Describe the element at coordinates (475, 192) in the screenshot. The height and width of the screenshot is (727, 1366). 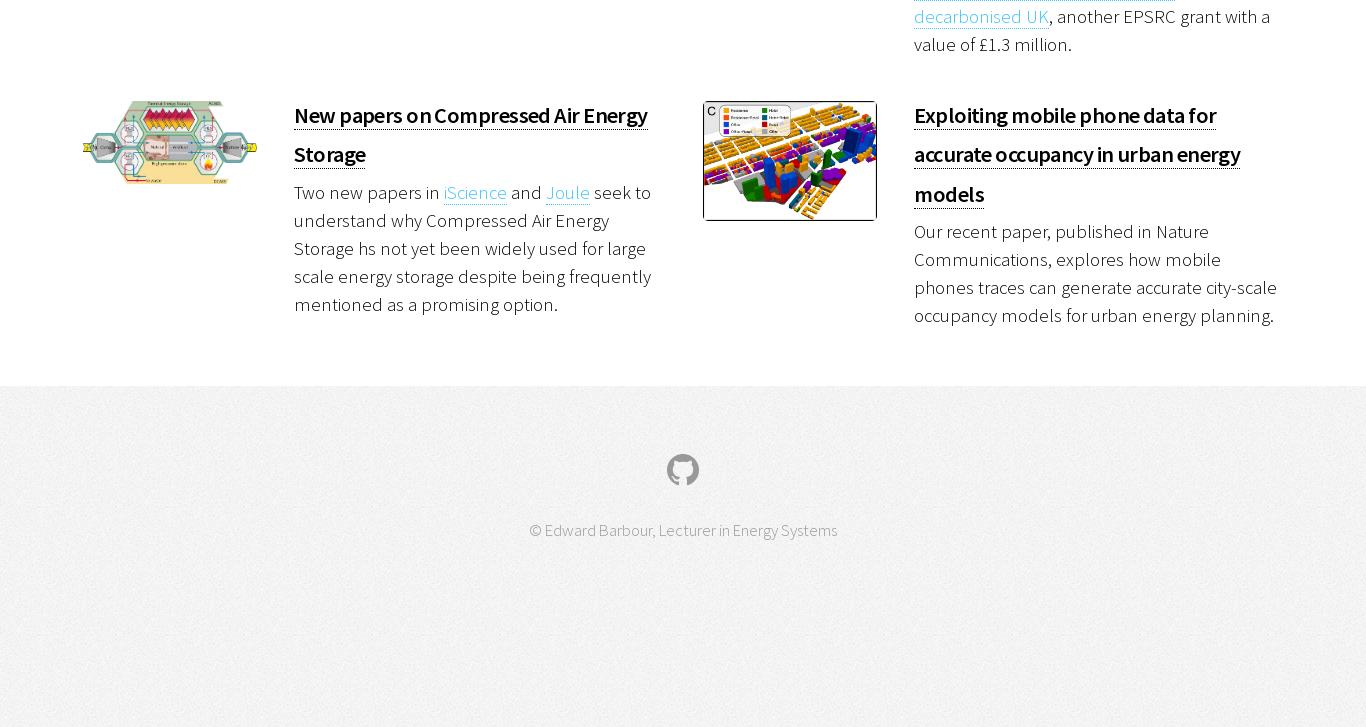
I see `'iScience'` at that location.